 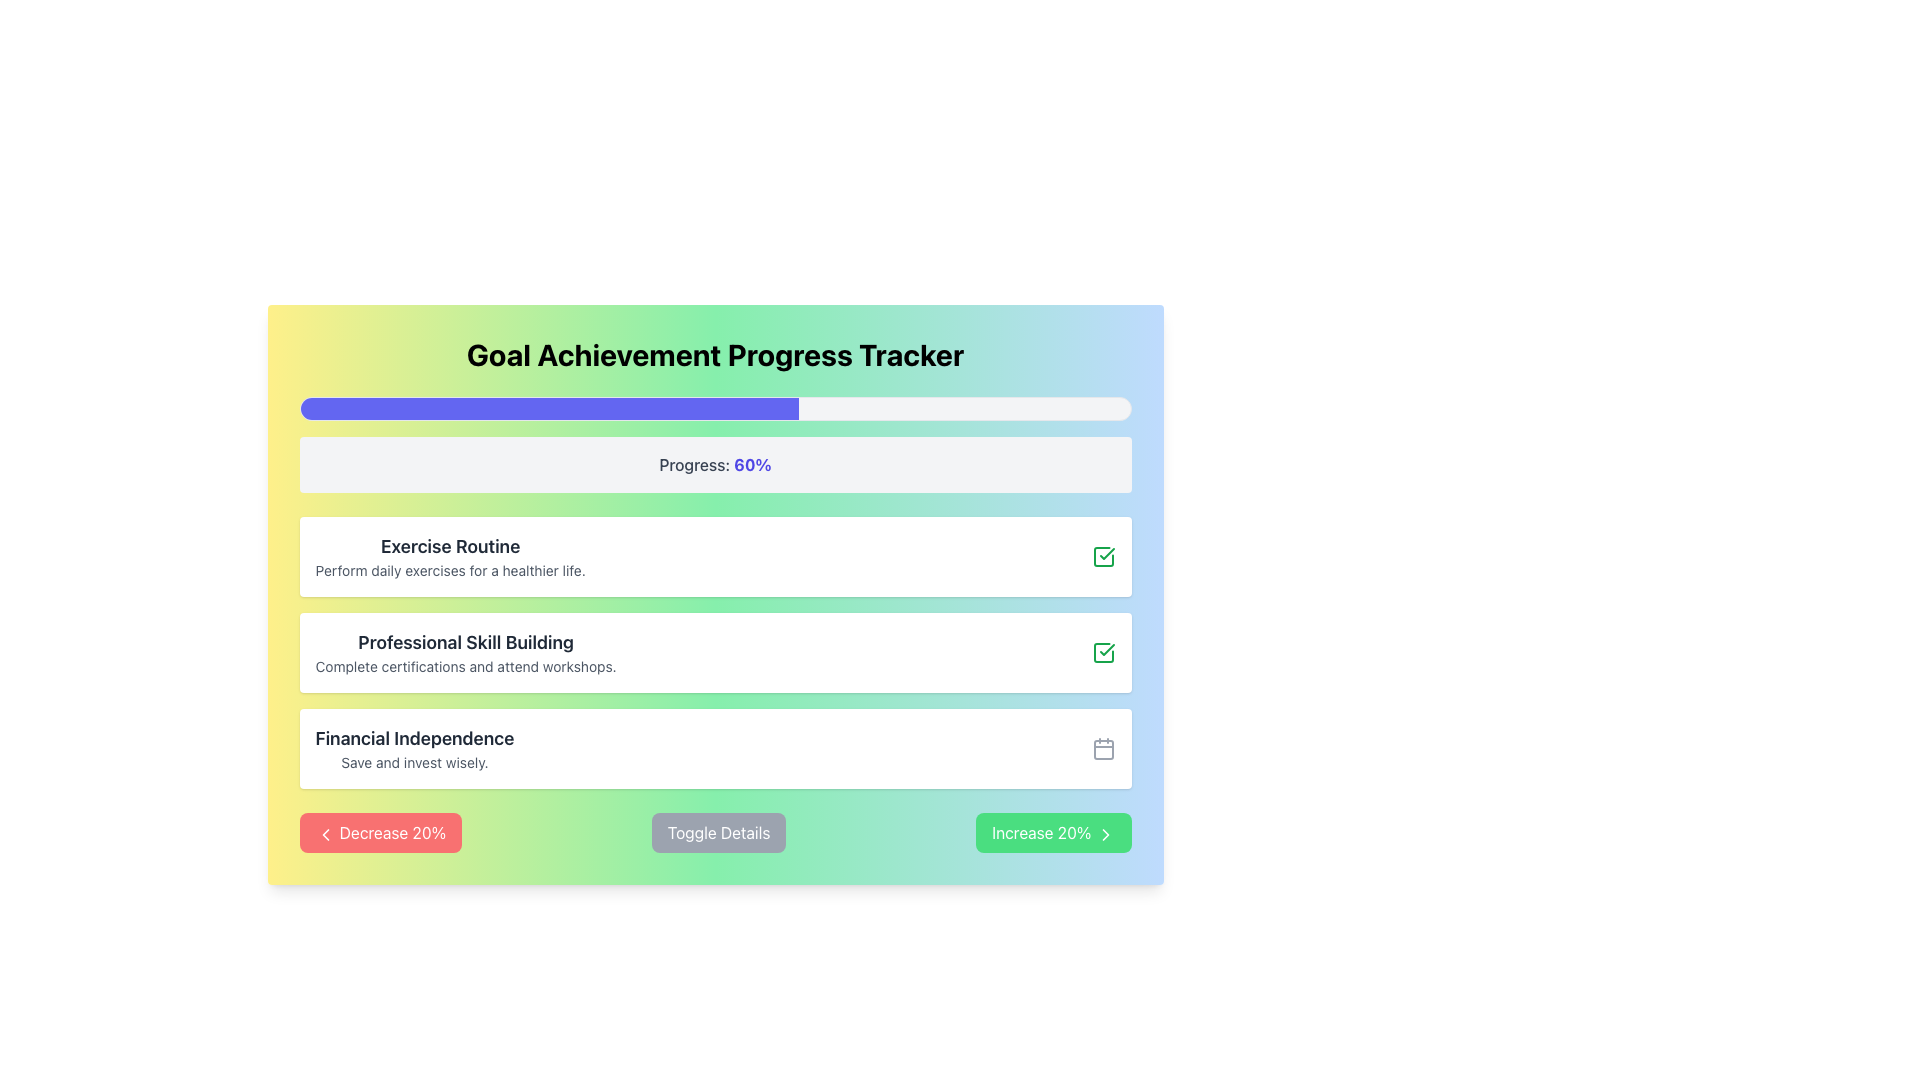 What do you see at coordinates (1104, 834) in the screenshot?
I see `the icon on the far right side of the 'Increase 20%' button which indicates a forward or rightward action` at bounding box center [1104, 834].